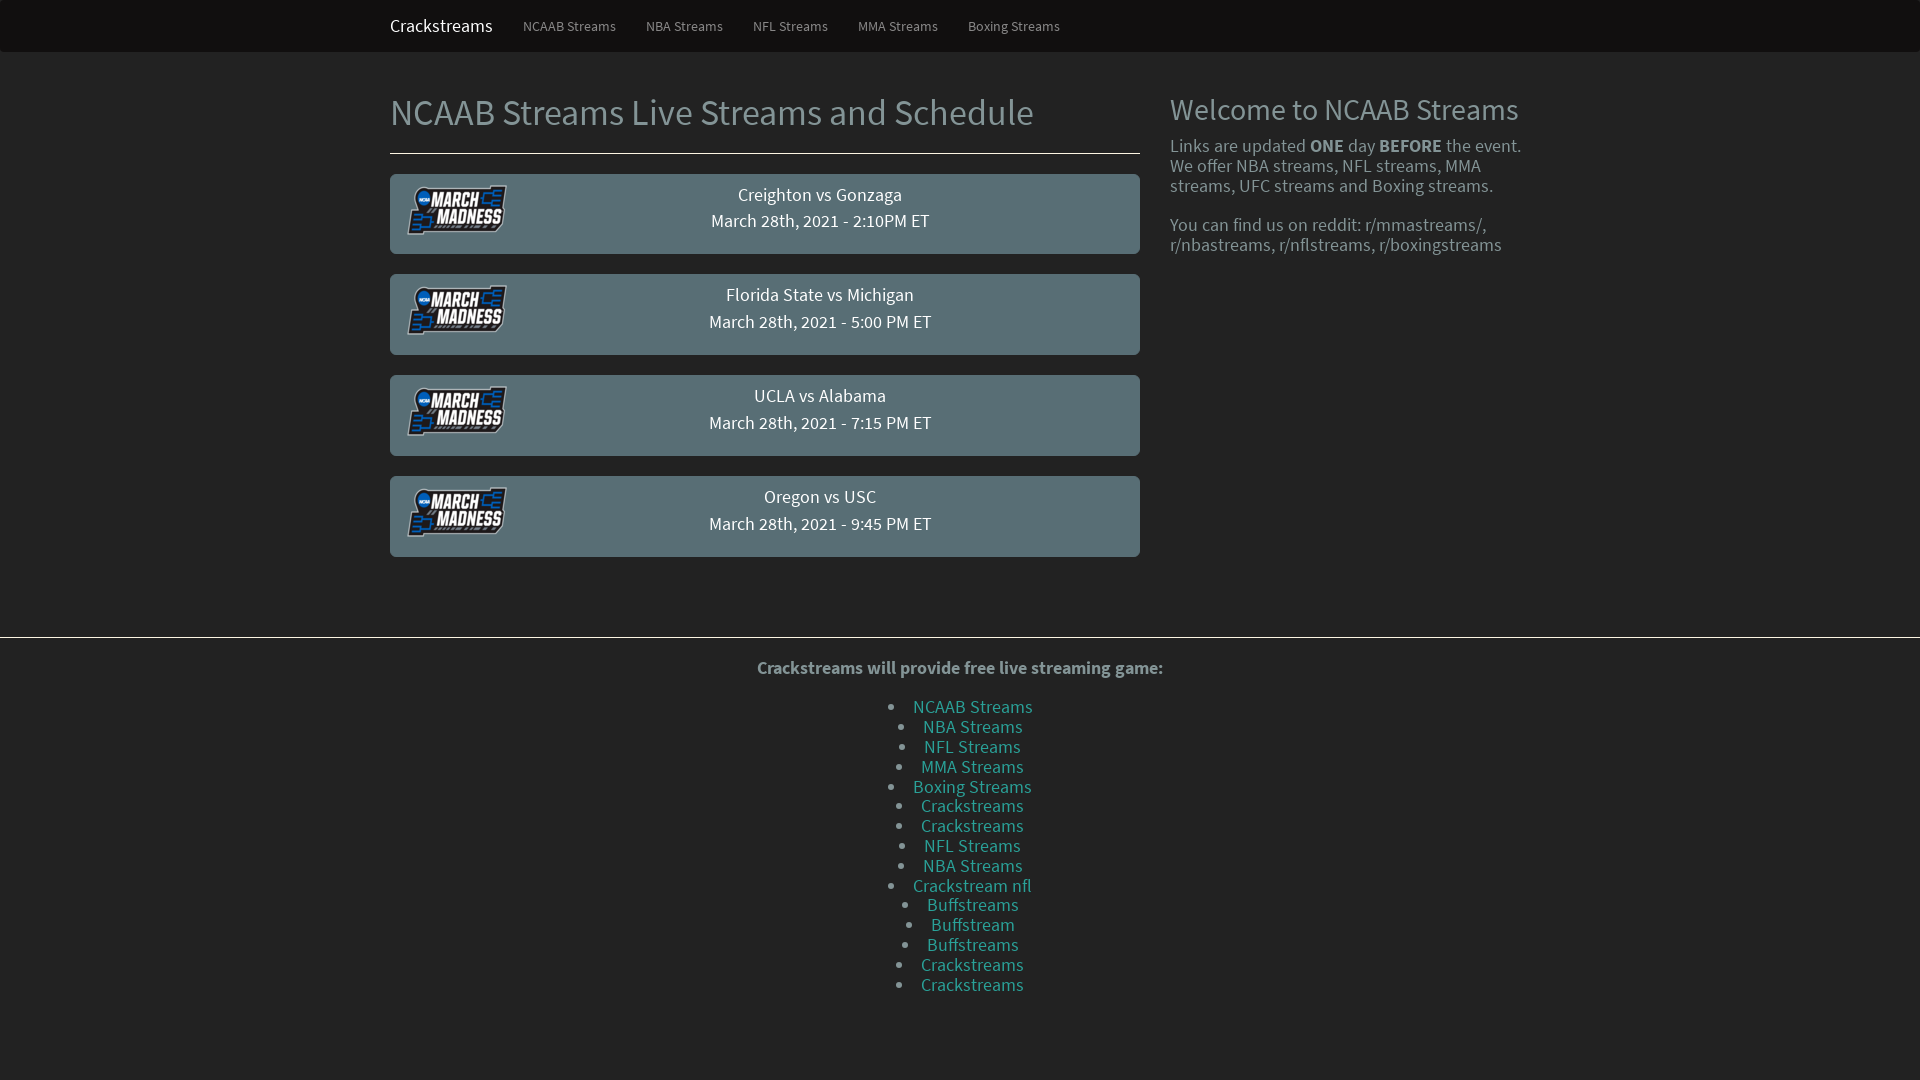 The height and width of the screenshot is (1080, 1920). Describe the element at coordinates (929, 924) in the screenshot. I see `'Buffstream'` at that location.